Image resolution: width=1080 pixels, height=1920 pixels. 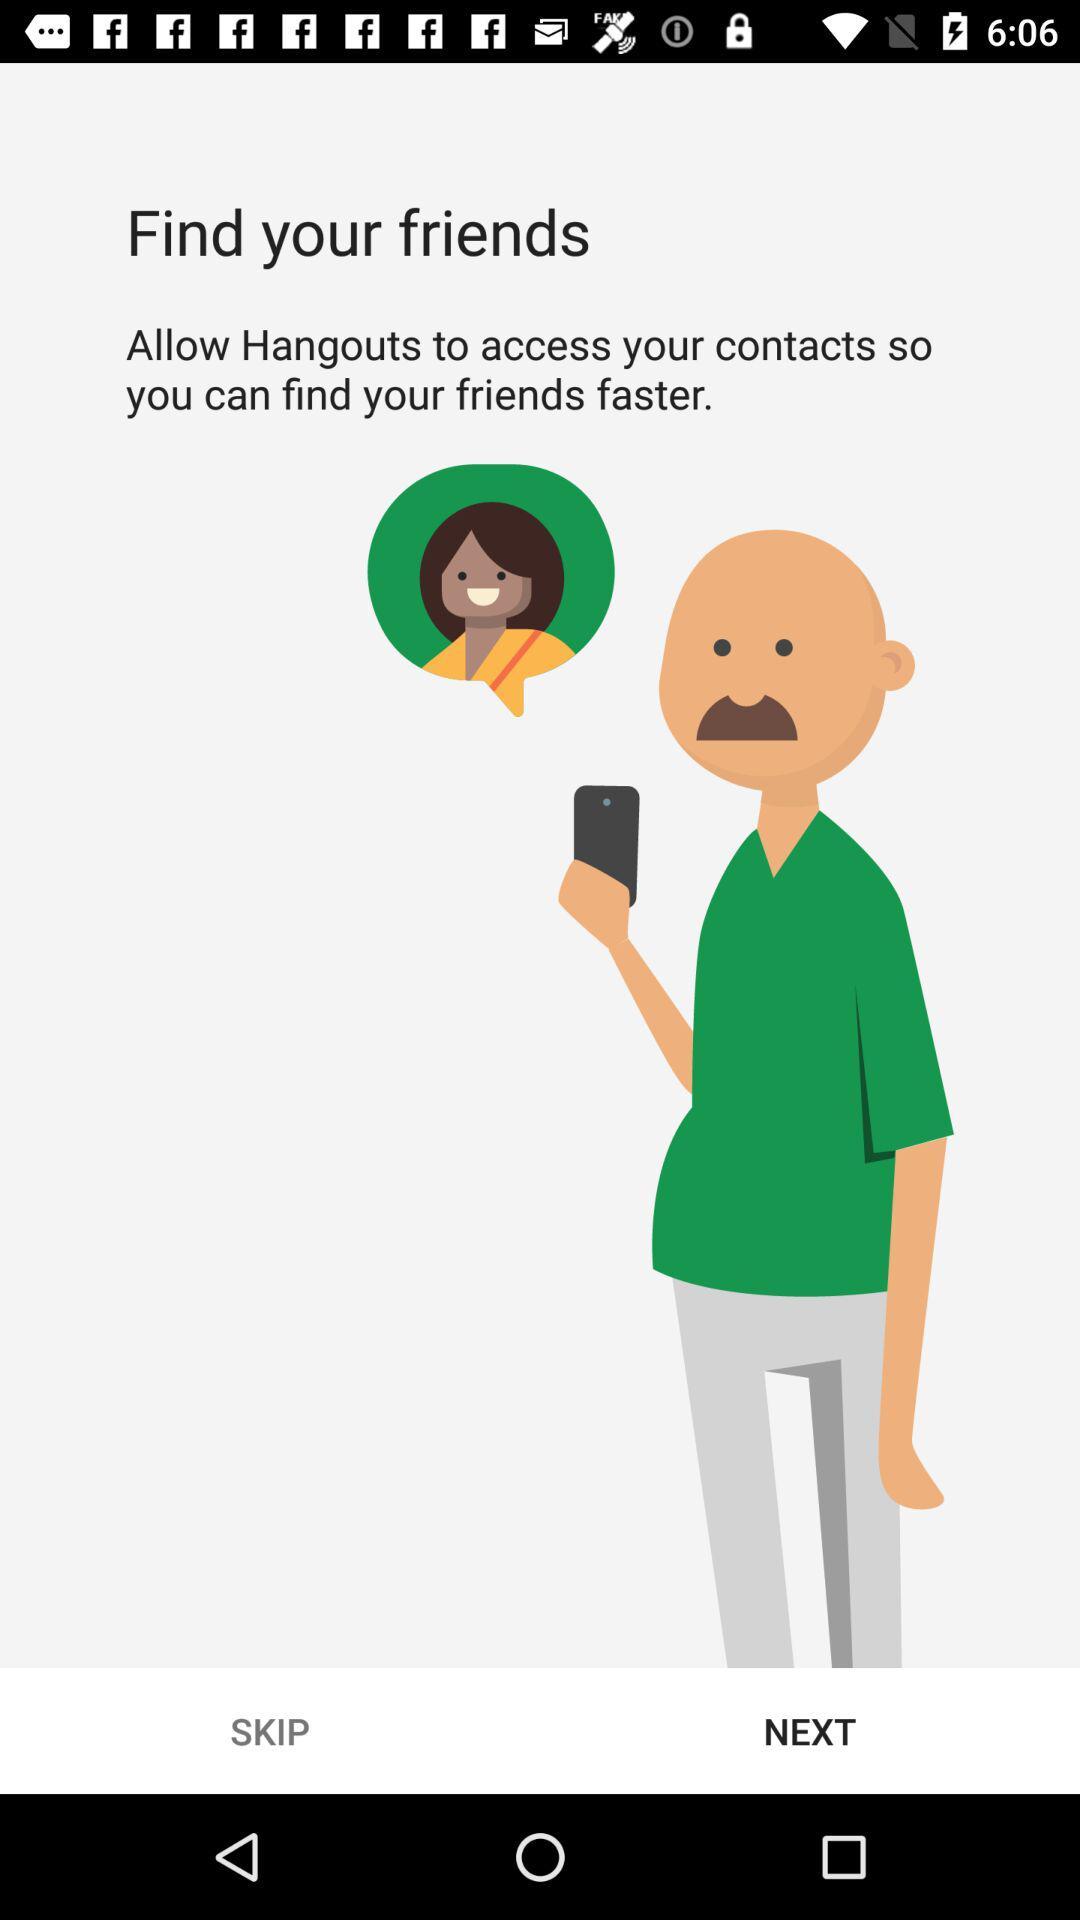 I want to click on the next at the bottom right corner, so click(x=810, y=1730).